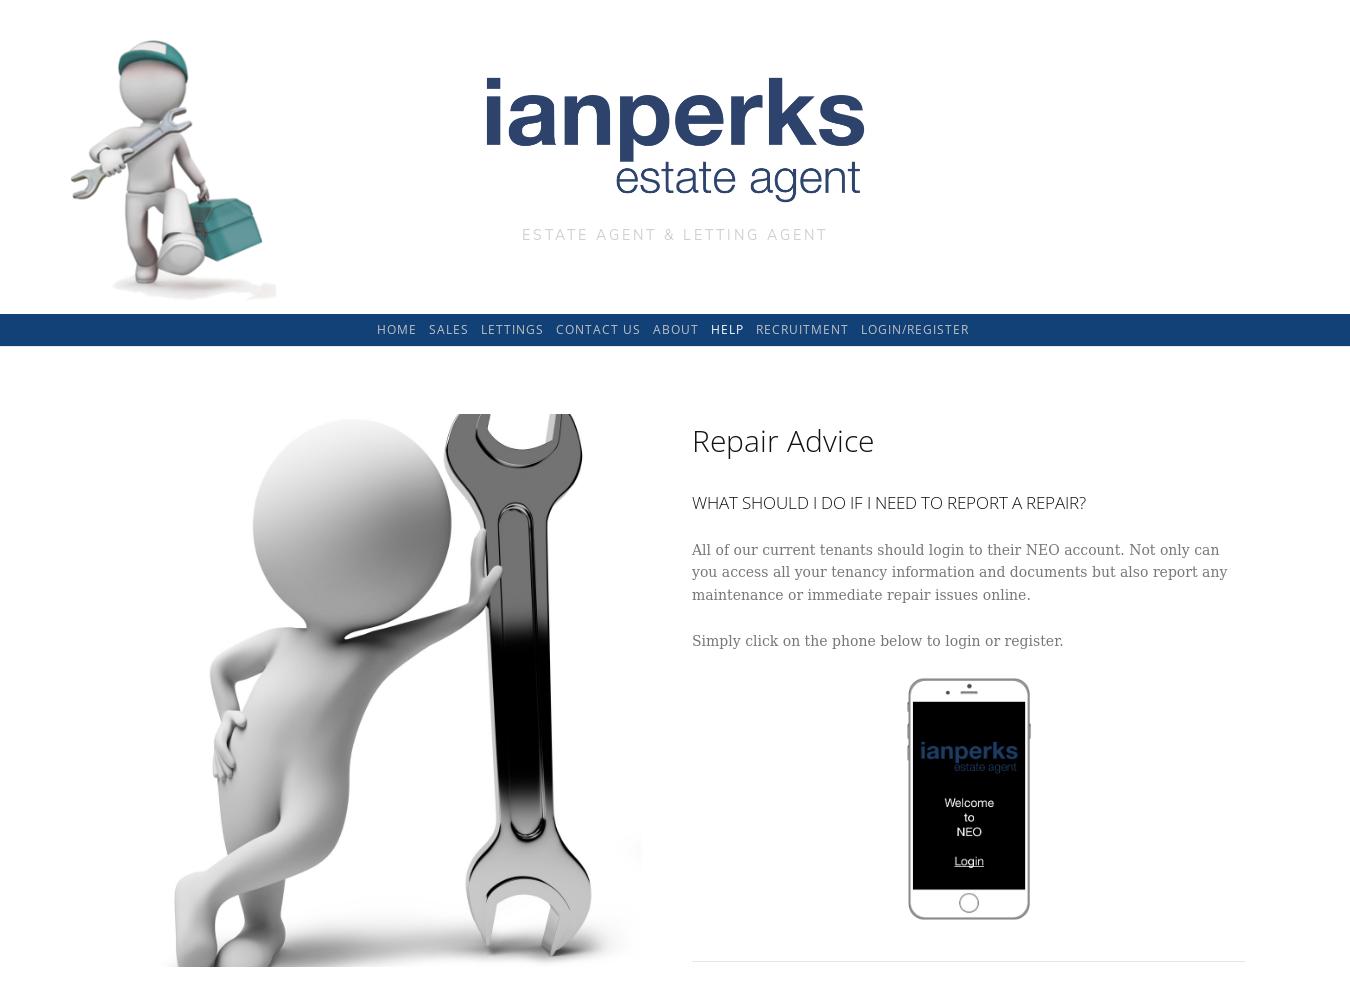  Describe the element at coordinates (880, 641) in the screenshot. I see `'Simply click on the phone below to login or register.'` at that location.